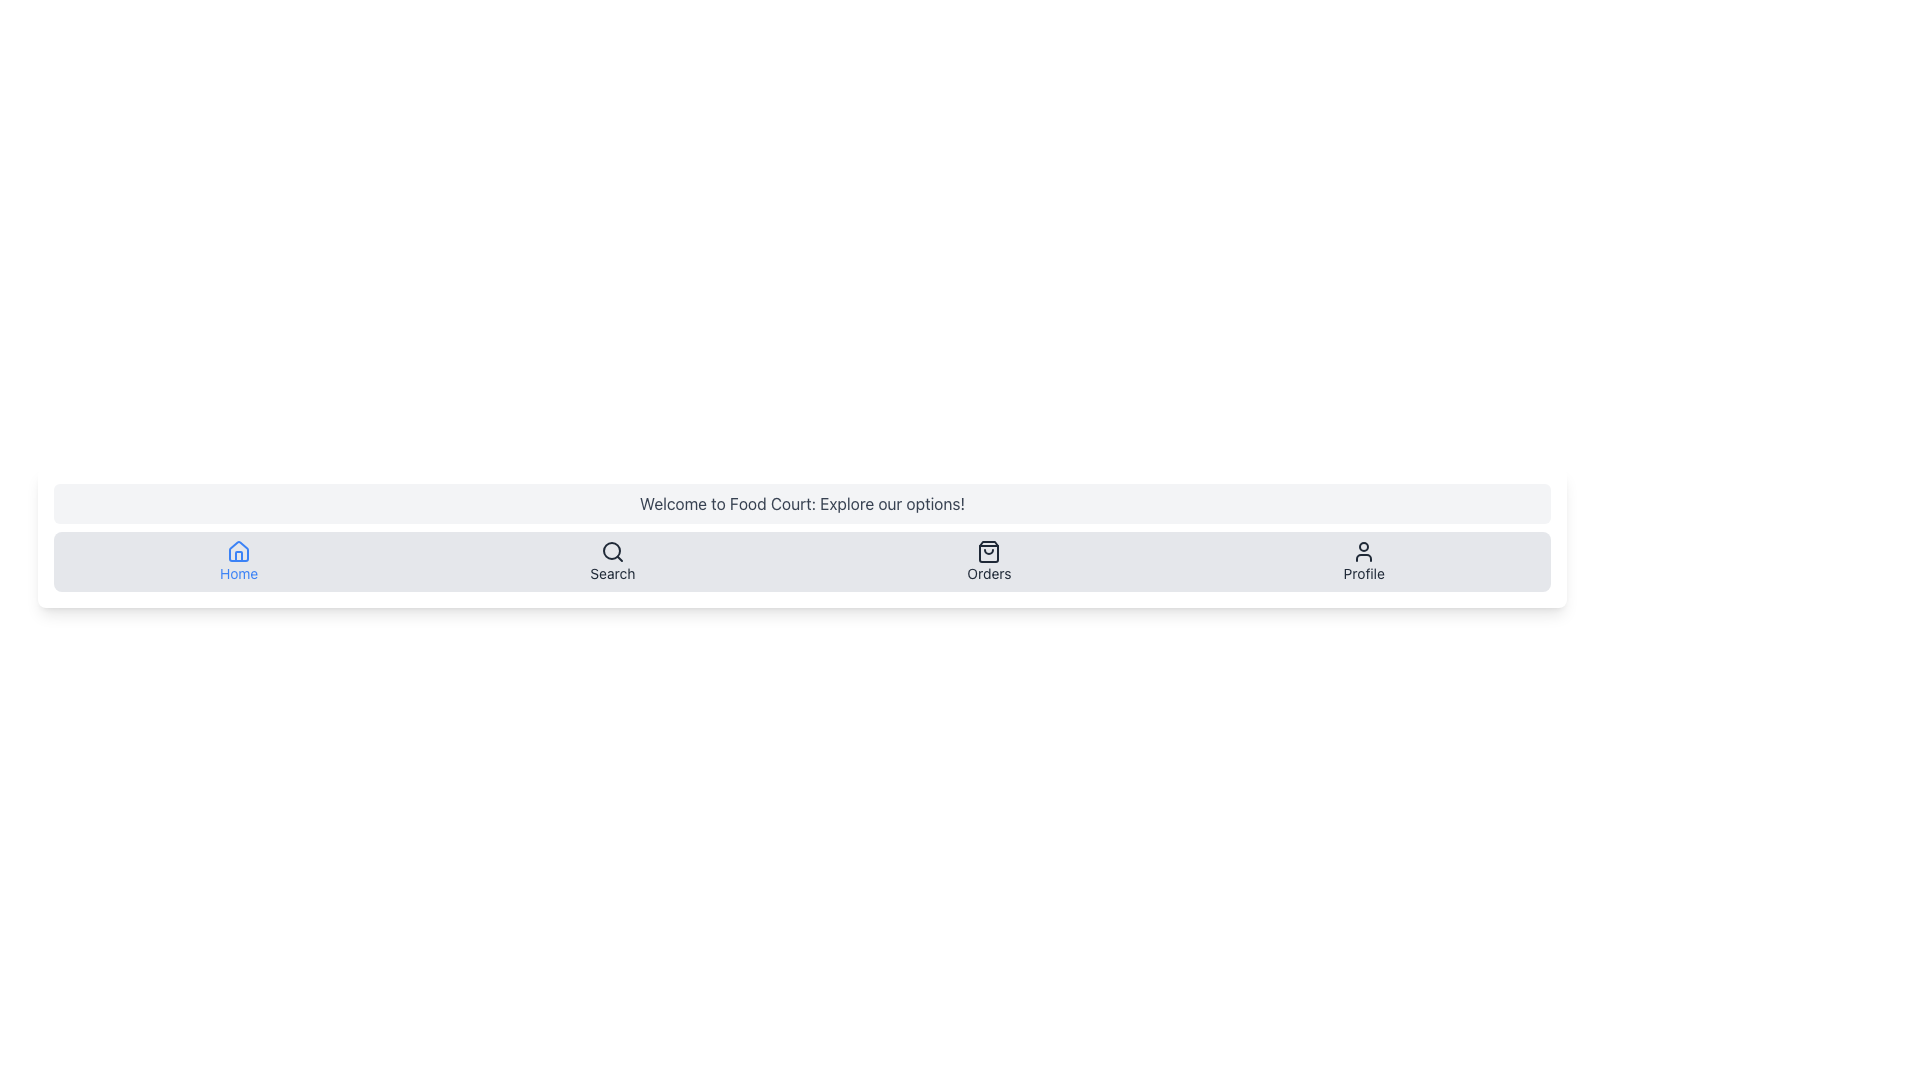  I want to click on the profile icon located in the bottom right of the navigation bar, adjacent to the orders section, so click(1363, 551).